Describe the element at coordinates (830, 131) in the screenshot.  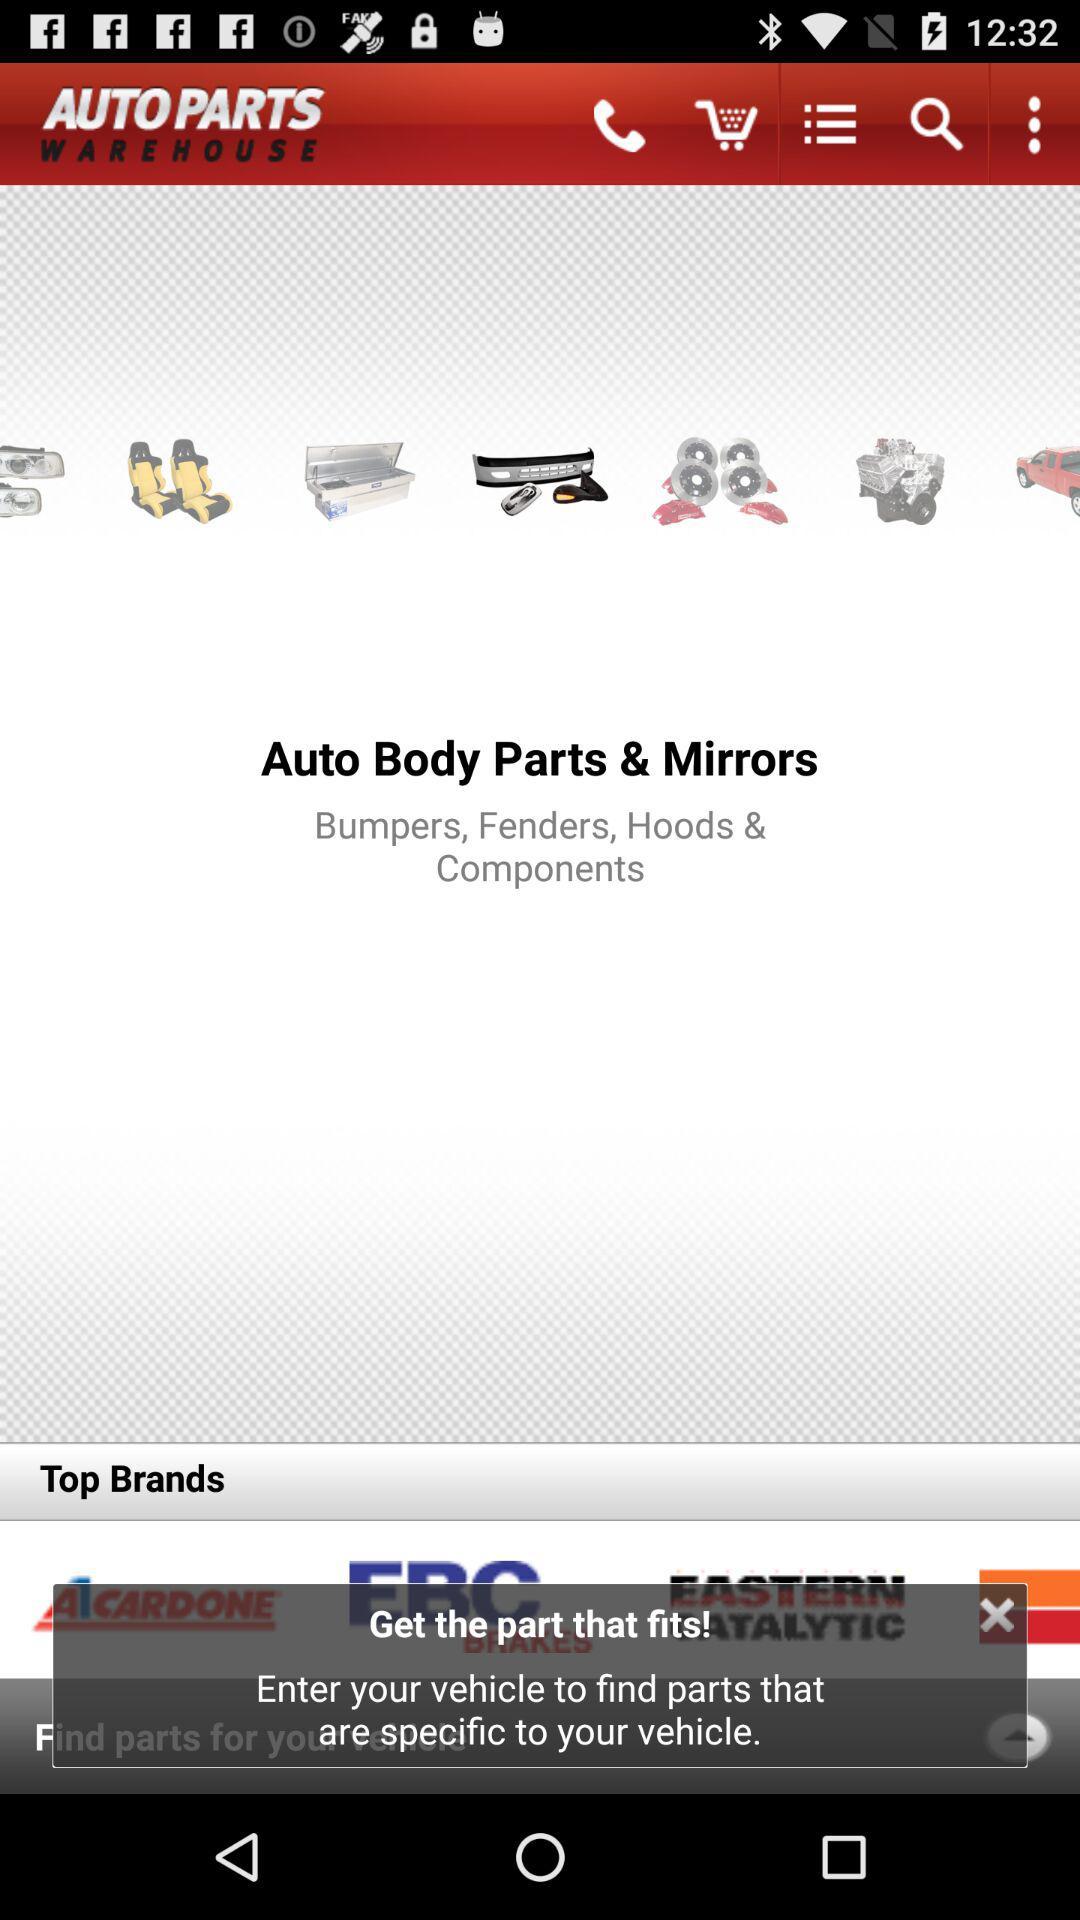
I see `the list icon` at that location.